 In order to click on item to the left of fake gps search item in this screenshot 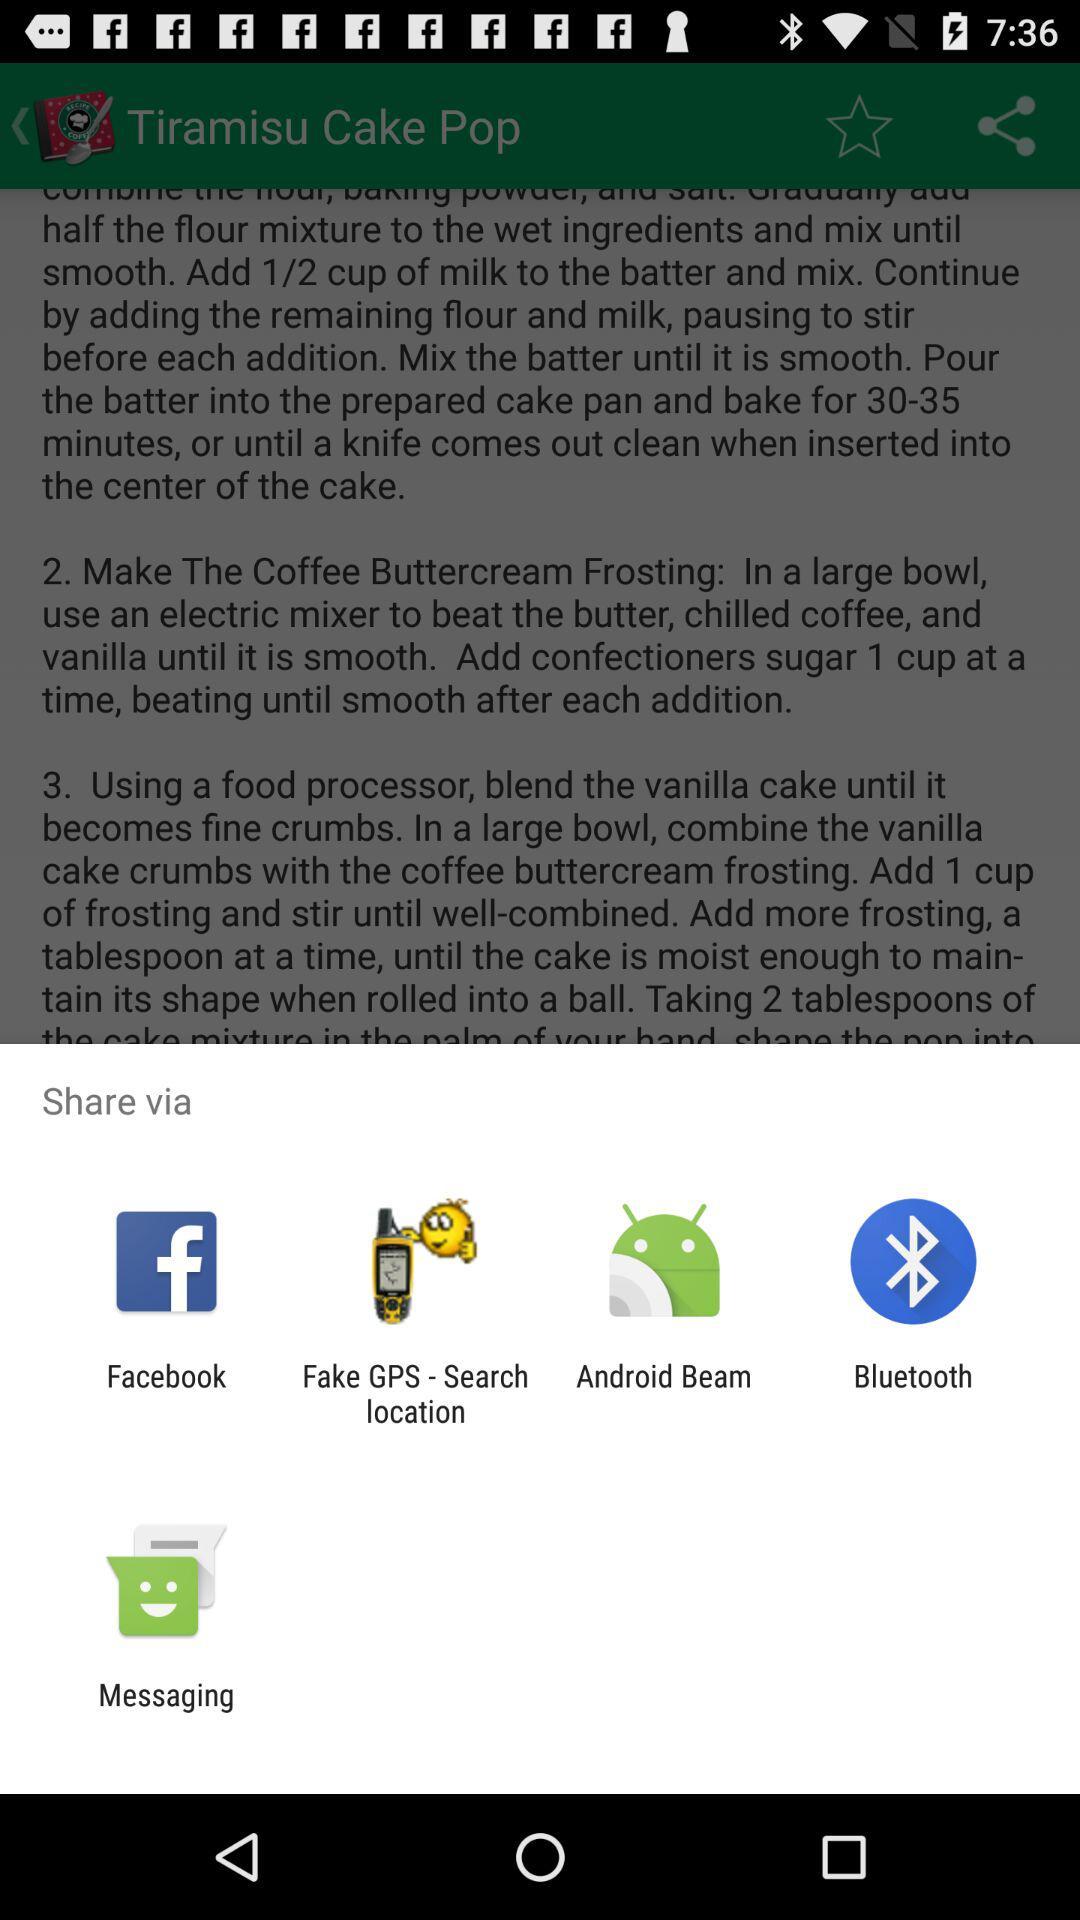, I will do `click(165, 1392)`.